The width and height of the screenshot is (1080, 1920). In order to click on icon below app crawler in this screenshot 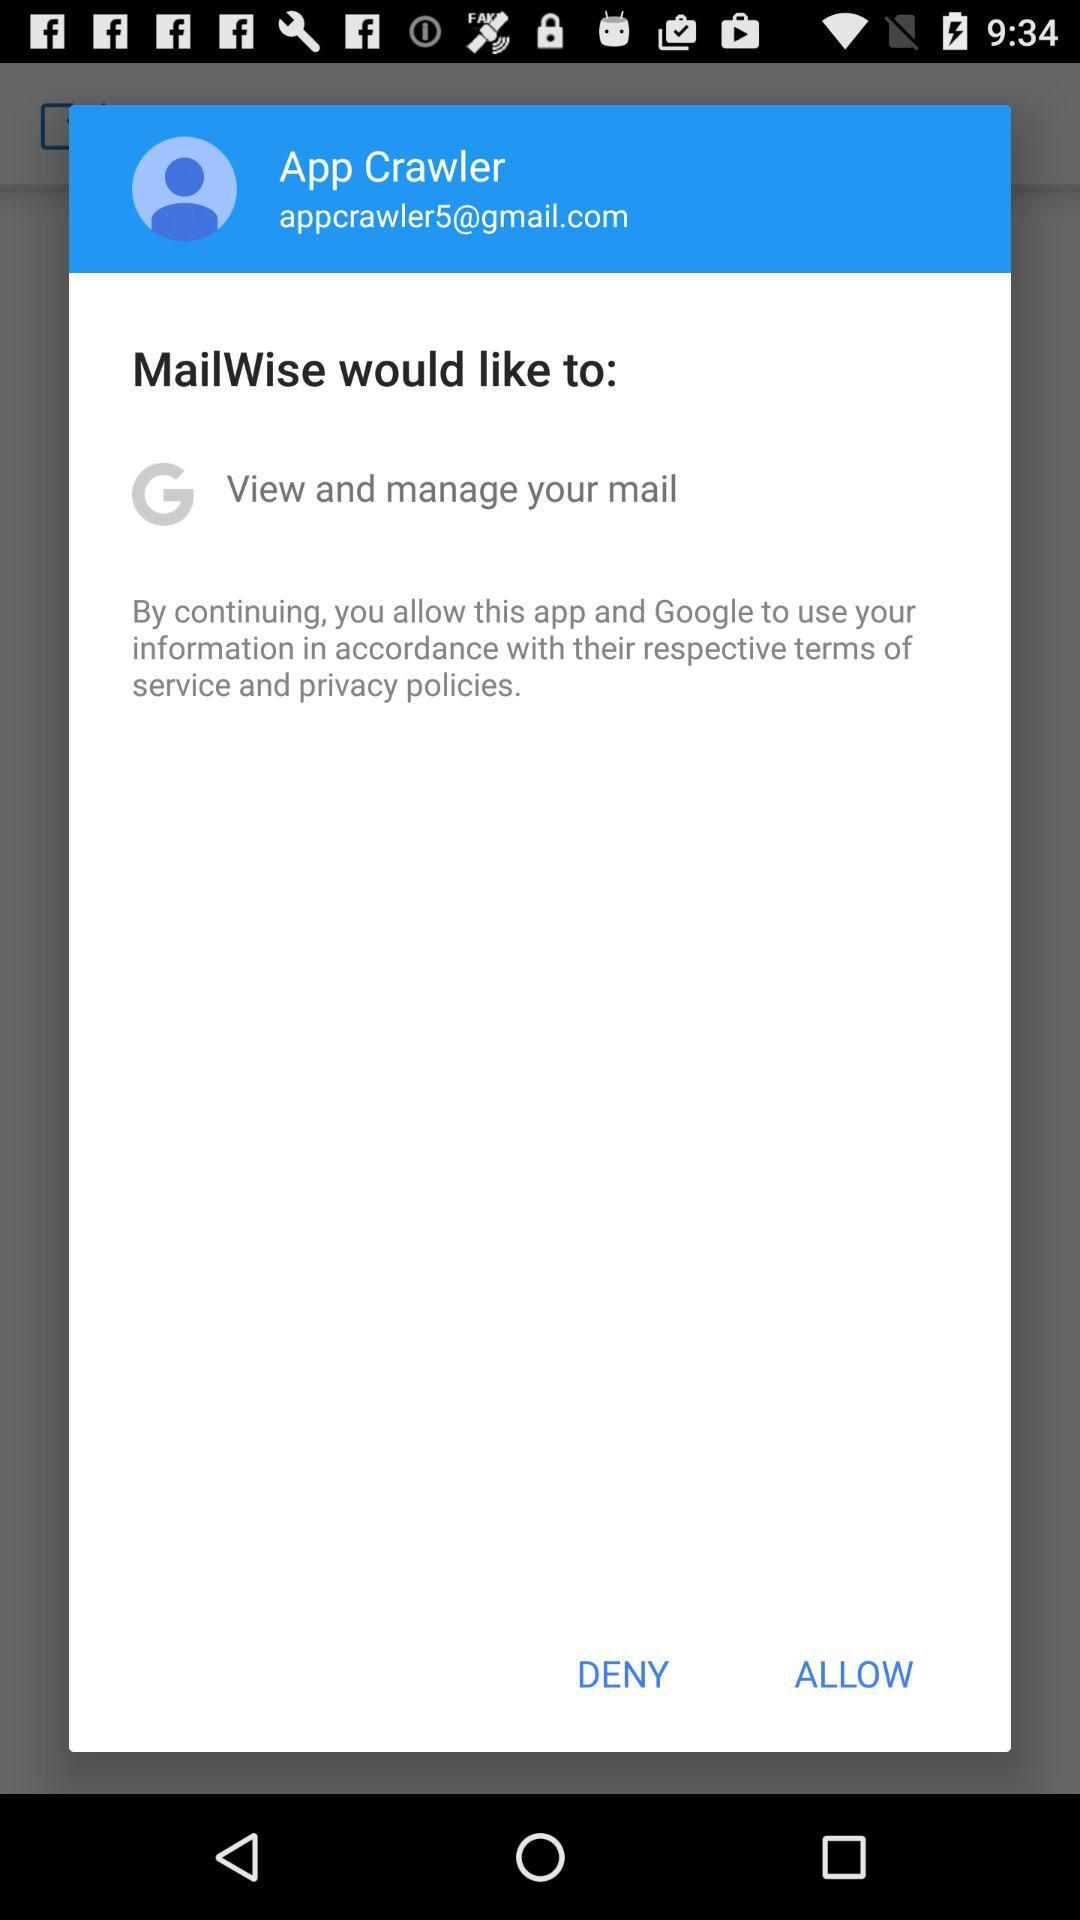, I will do `click(454, 214)`.